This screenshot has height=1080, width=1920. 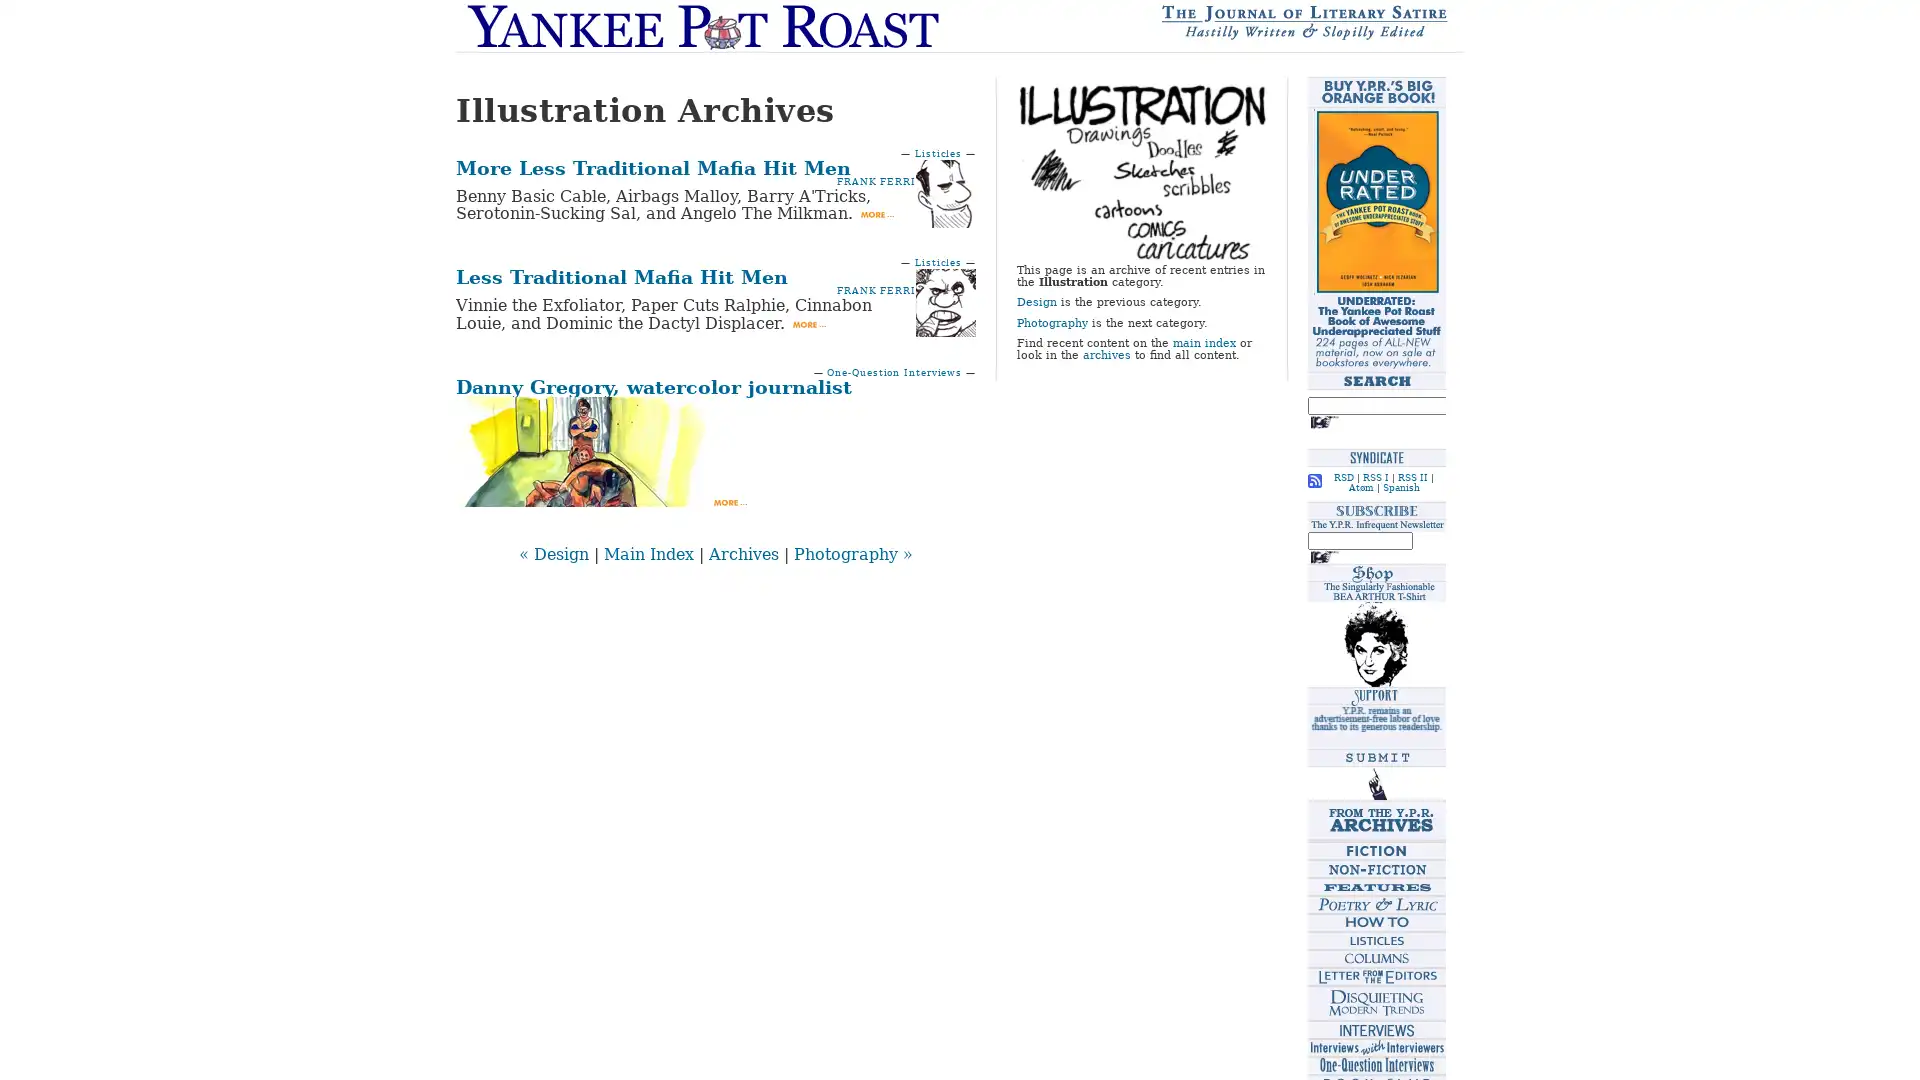 I want to click on Search!, so click(x=1324, y=420).